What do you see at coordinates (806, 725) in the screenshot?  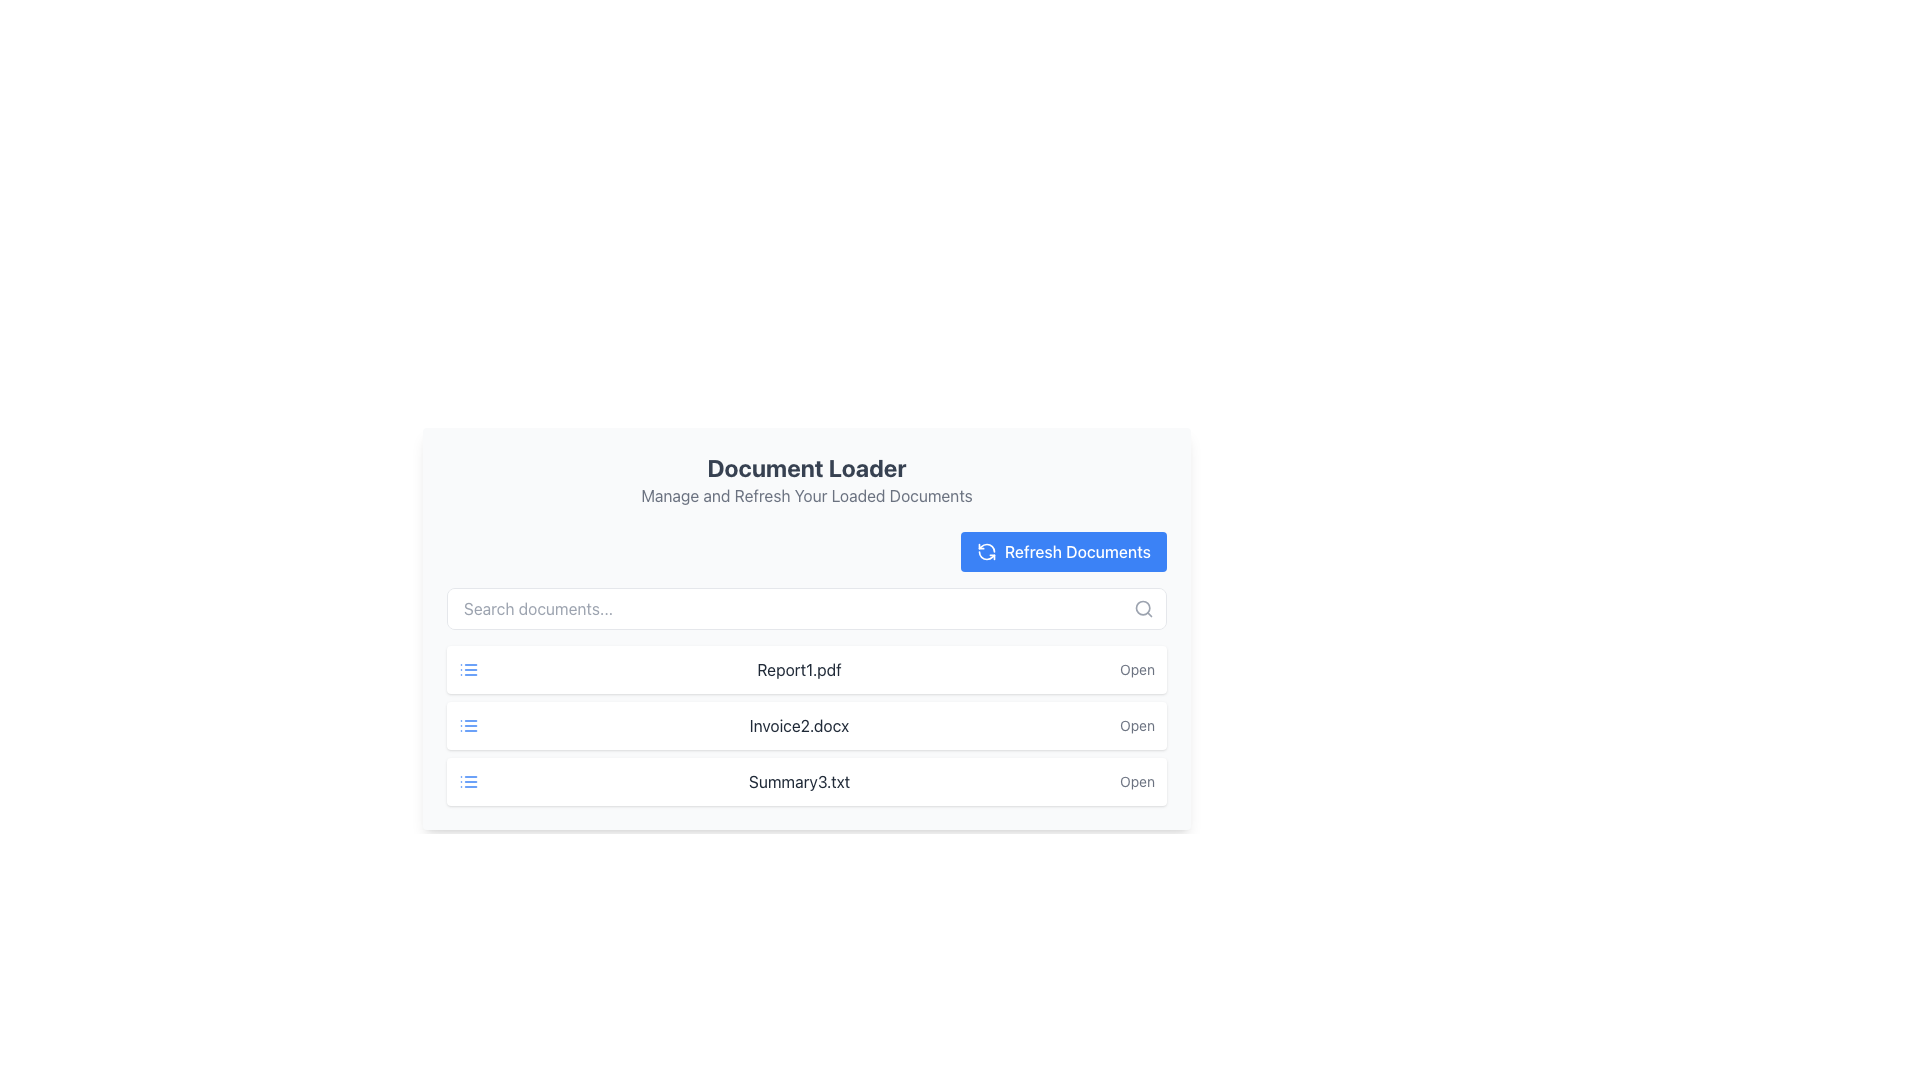 I see `the composite UI component representing the document 'Invoice2.docx', which includes a text label, an icon, and a clickable 'Open' link` at bounding box center [806, 725].